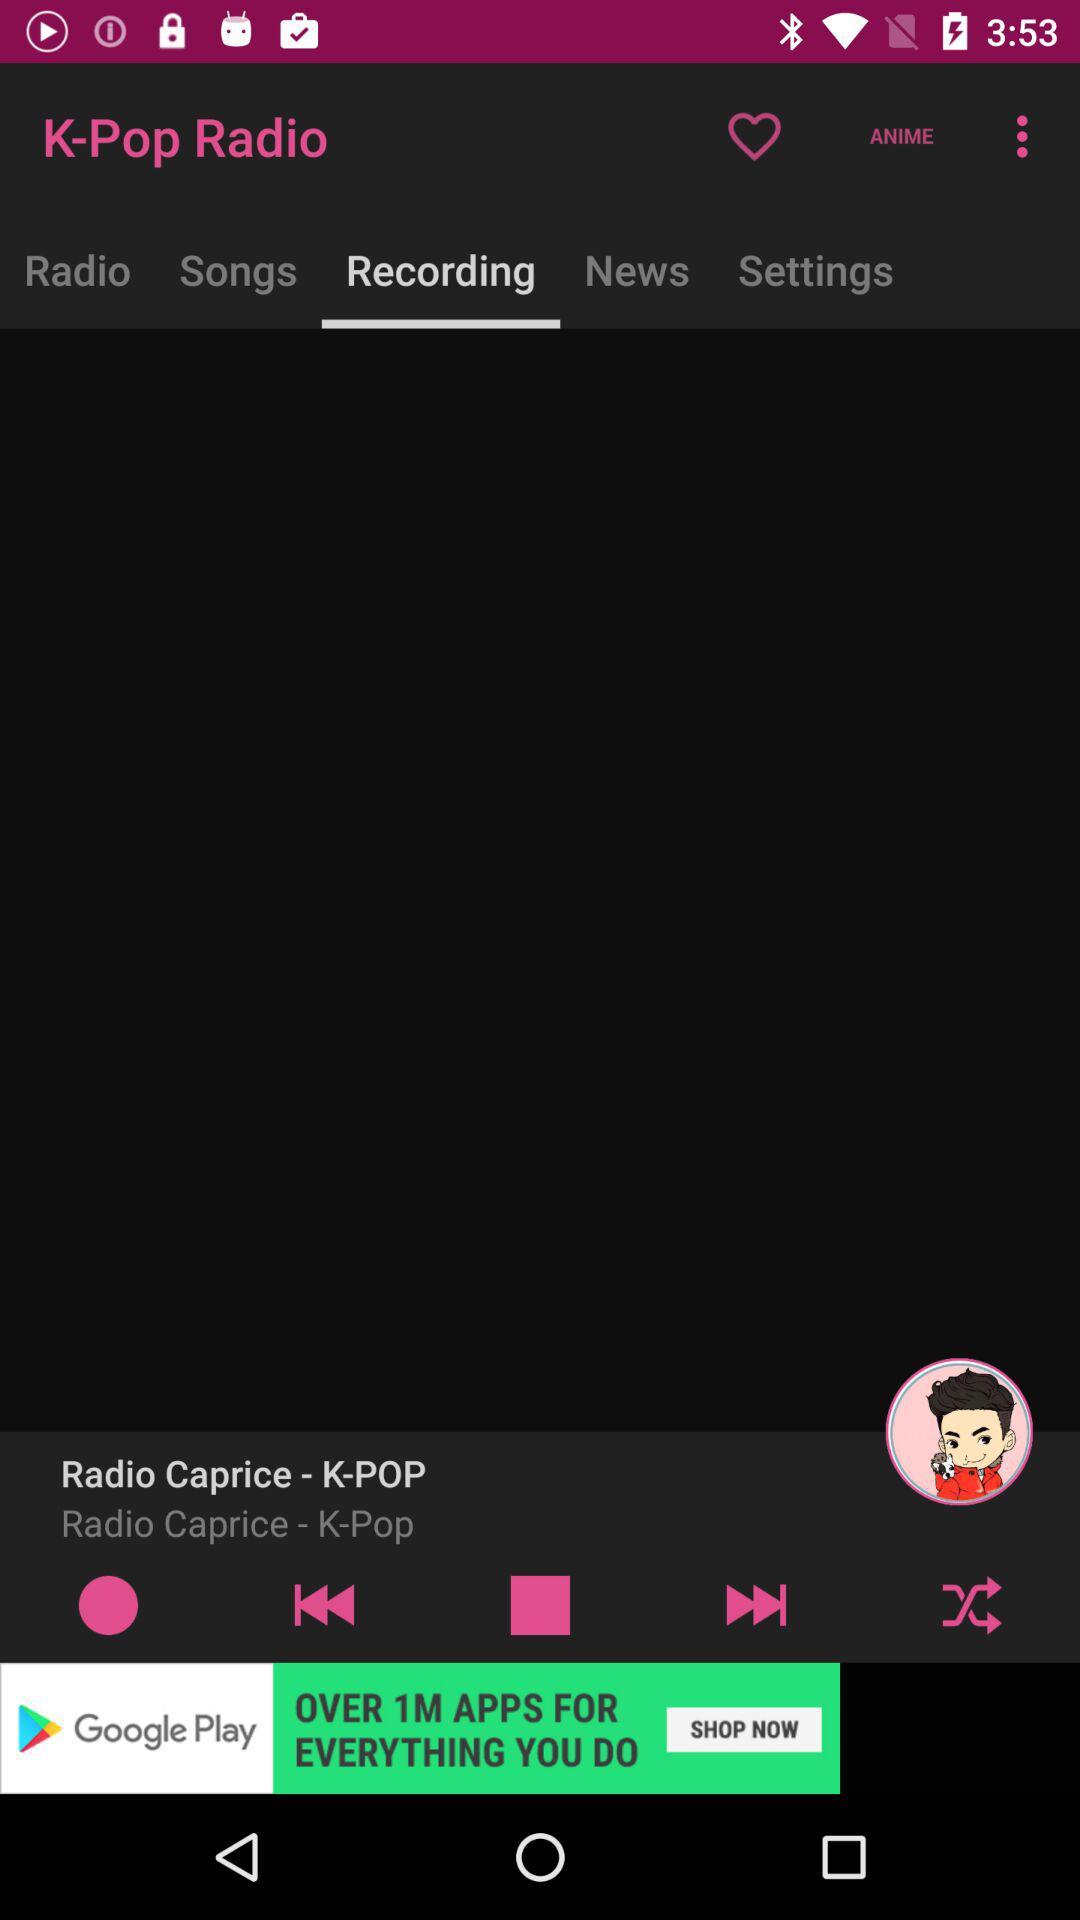 Image resolution: width=1080 pixels, height=1920 pixels. I want to click on backward option, so click(323, 1604).